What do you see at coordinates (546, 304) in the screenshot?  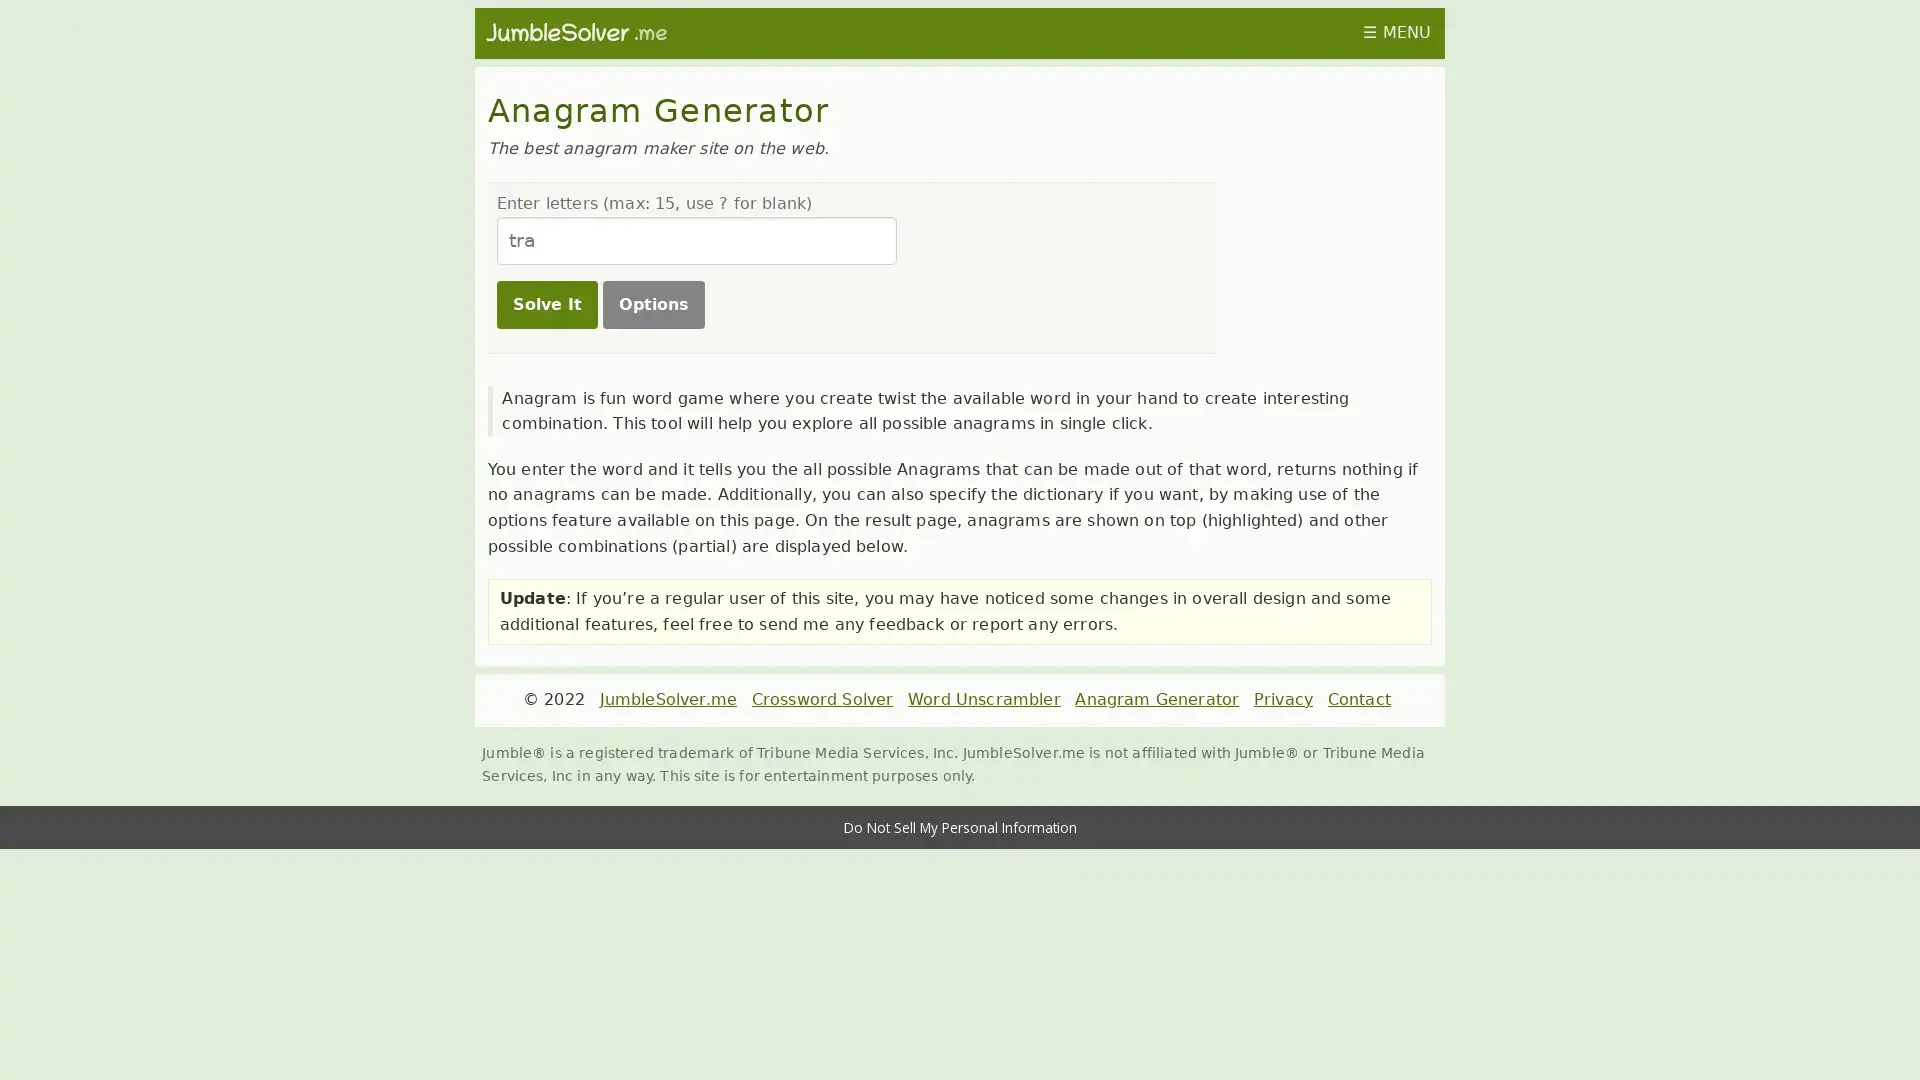 I see `Solve It` at bounding box center [546, 304].